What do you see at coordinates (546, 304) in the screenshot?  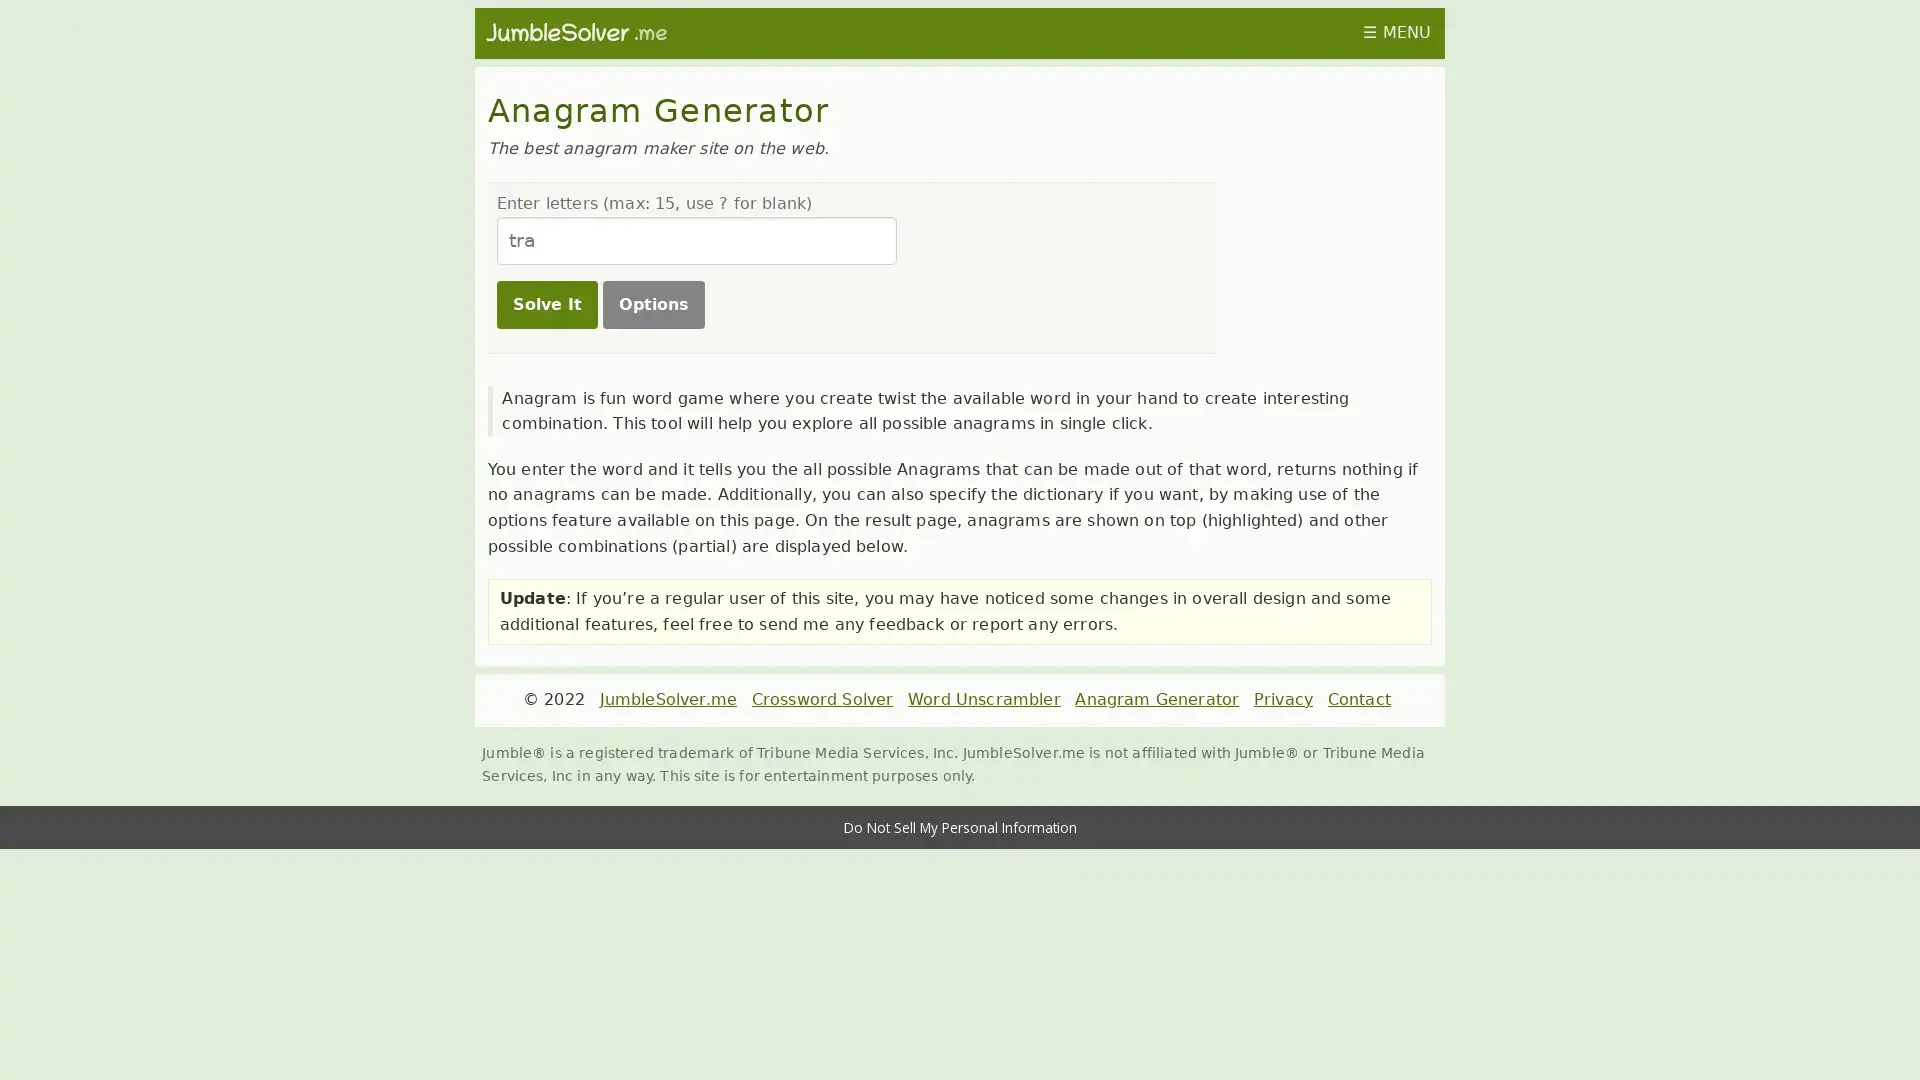 I see `Solve It` at bounding box center [546, 304].